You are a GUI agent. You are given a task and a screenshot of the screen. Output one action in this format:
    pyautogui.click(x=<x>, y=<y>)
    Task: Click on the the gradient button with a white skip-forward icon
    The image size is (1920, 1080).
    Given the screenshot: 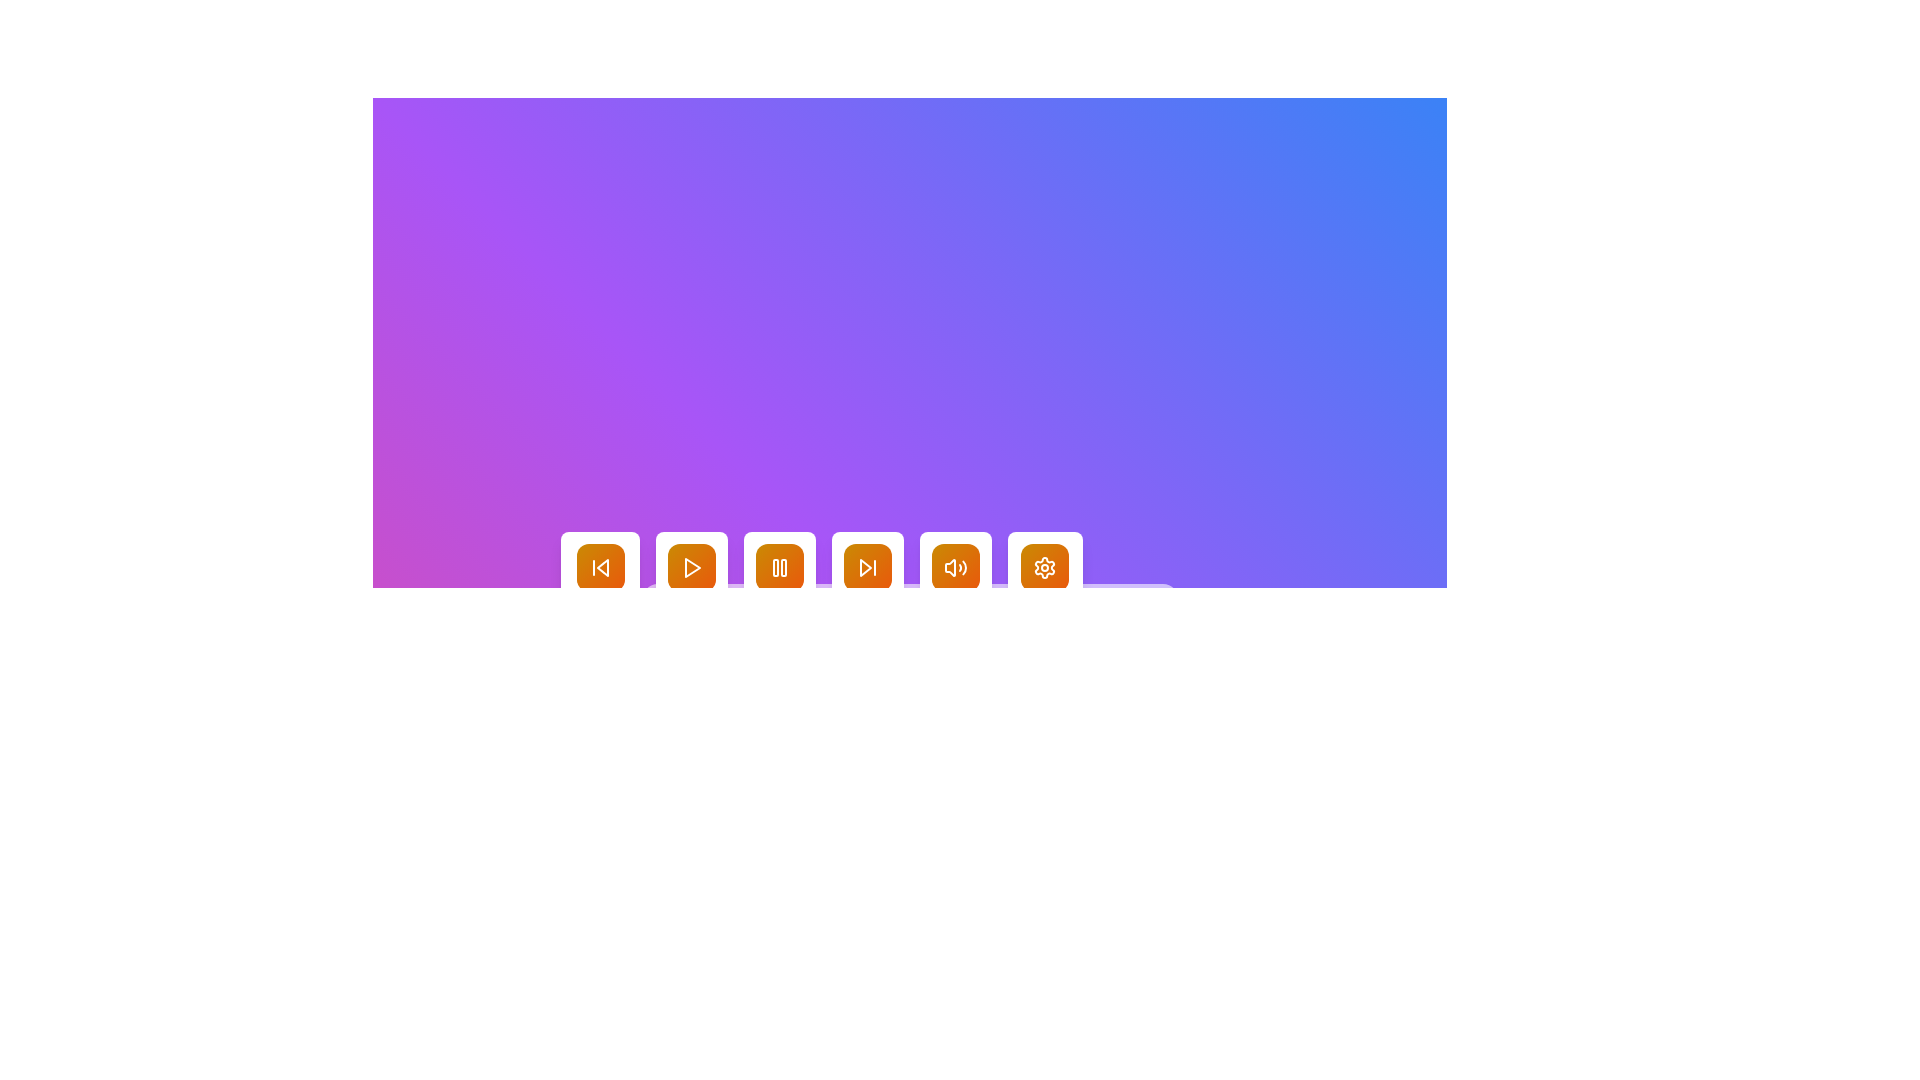 What is the action you would take?
    pyautogui.click(x=867, y=567)
    